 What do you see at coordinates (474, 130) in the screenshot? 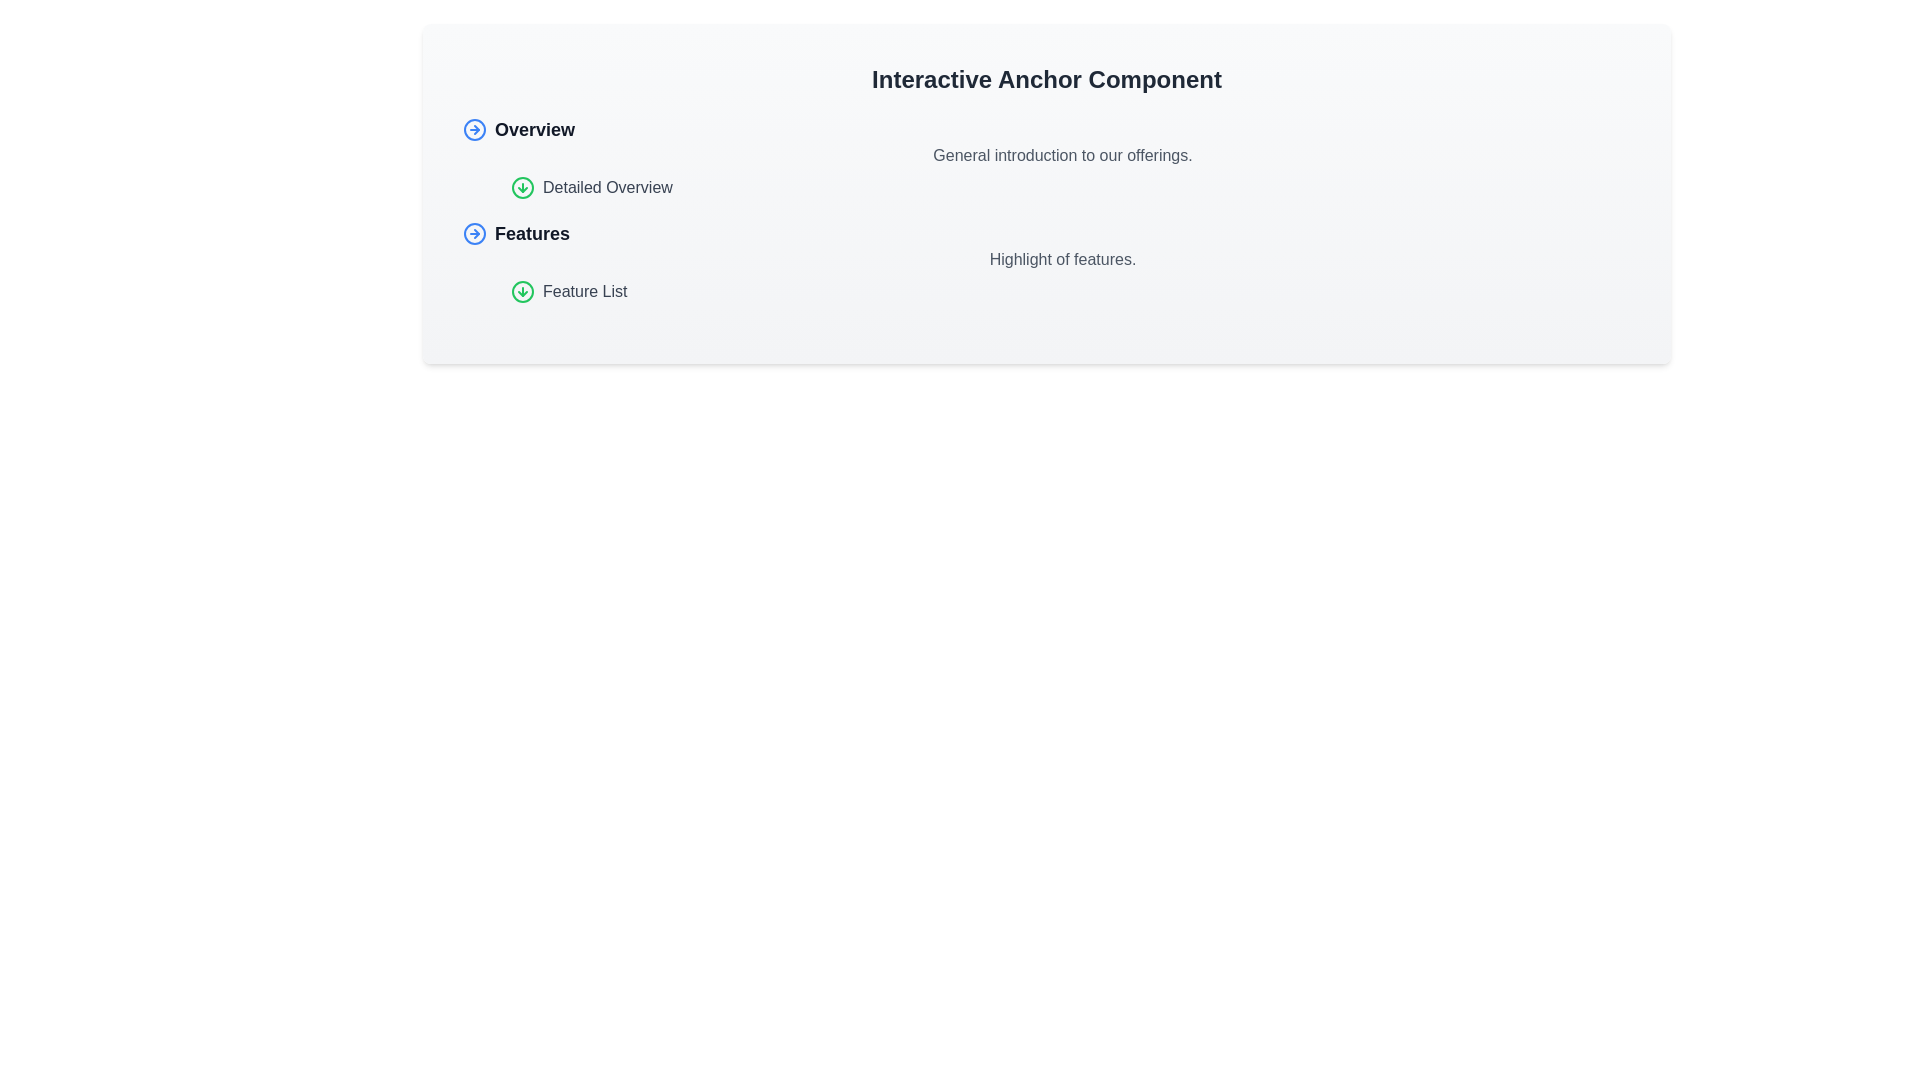
I see `the navigation icon leading to the 'Overview' section, which is located to the left of the 'Overview' text label` at bounding box center [474, 130].